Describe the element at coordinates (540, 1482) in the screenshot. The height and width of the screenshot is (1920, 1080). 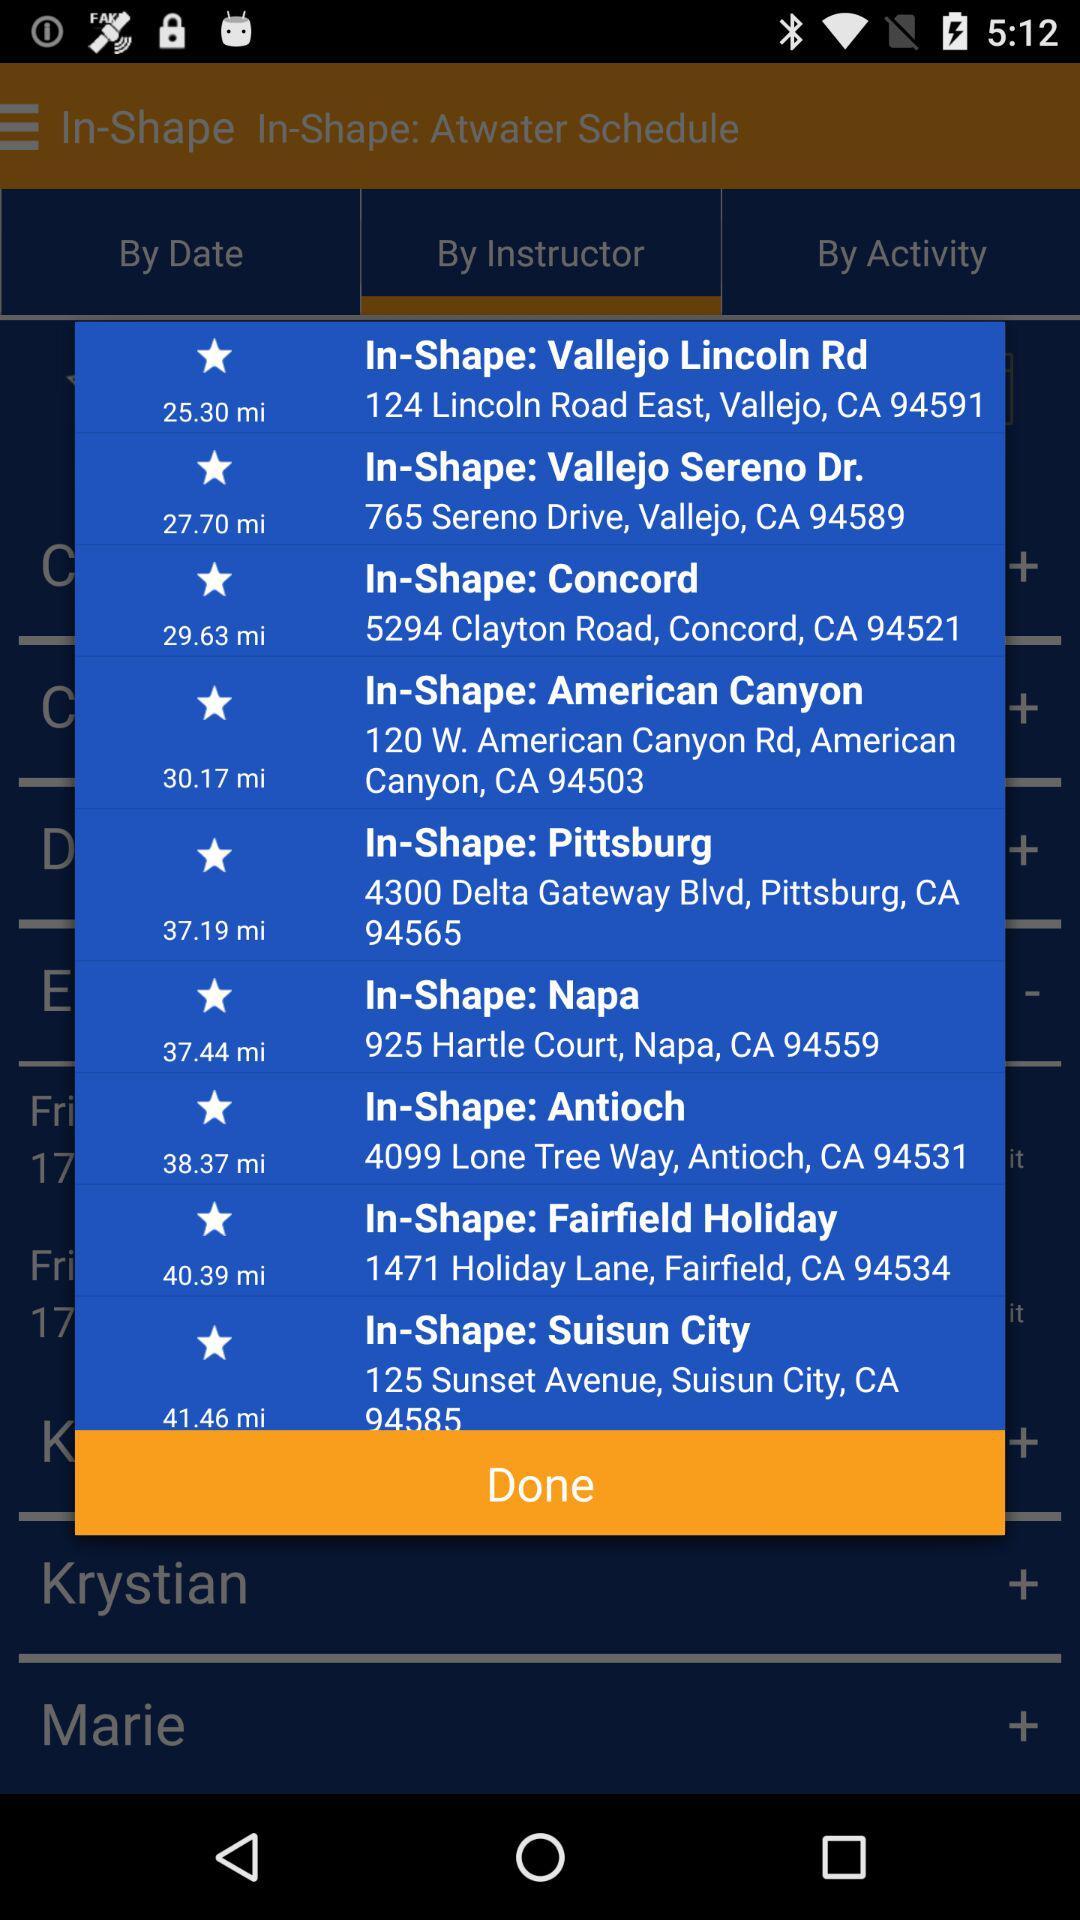
I see `done` at that location.